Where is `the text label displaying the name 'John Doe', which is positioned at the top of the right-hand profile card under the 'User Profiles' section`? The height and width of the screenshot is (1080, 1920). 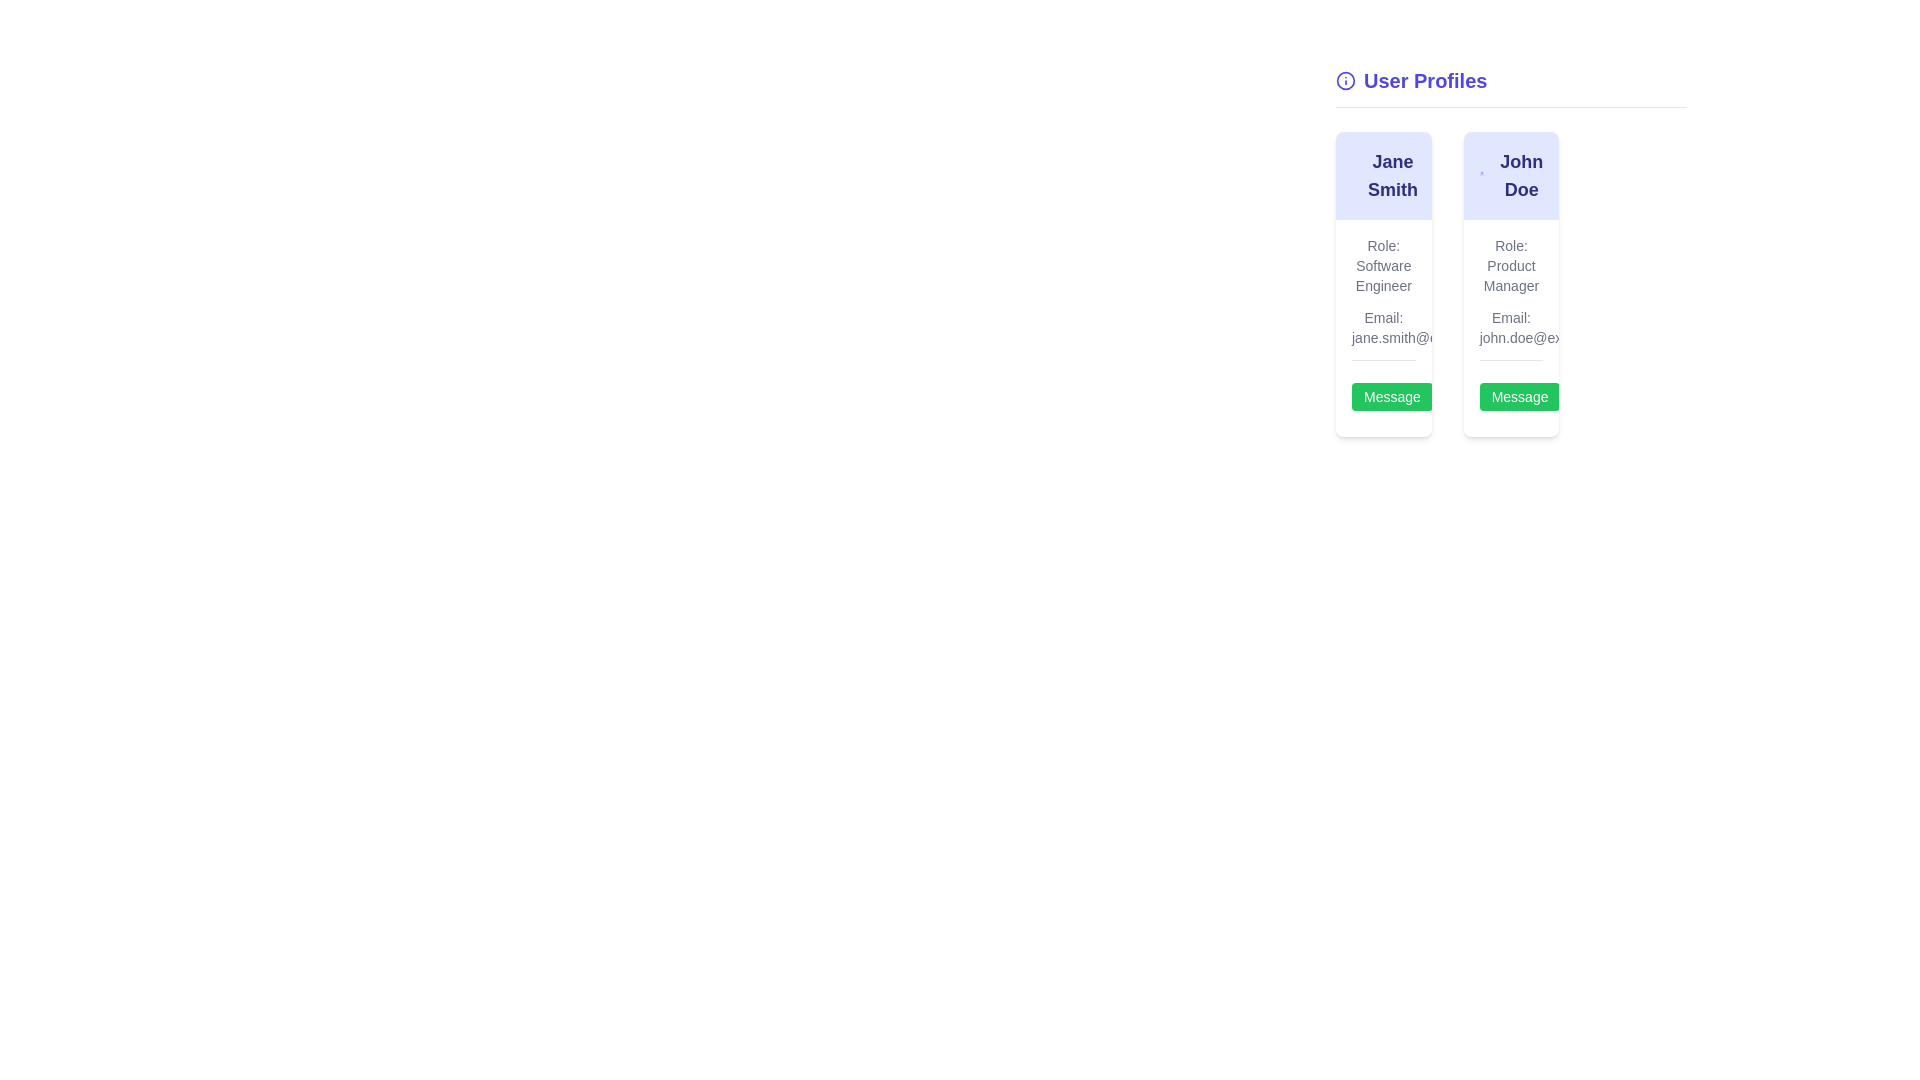
the text label displaying the name 'John Doe', which is positioned at the top of the right-hand profile card under the 'User Profiles' section is located at coordinates (1520, 175).